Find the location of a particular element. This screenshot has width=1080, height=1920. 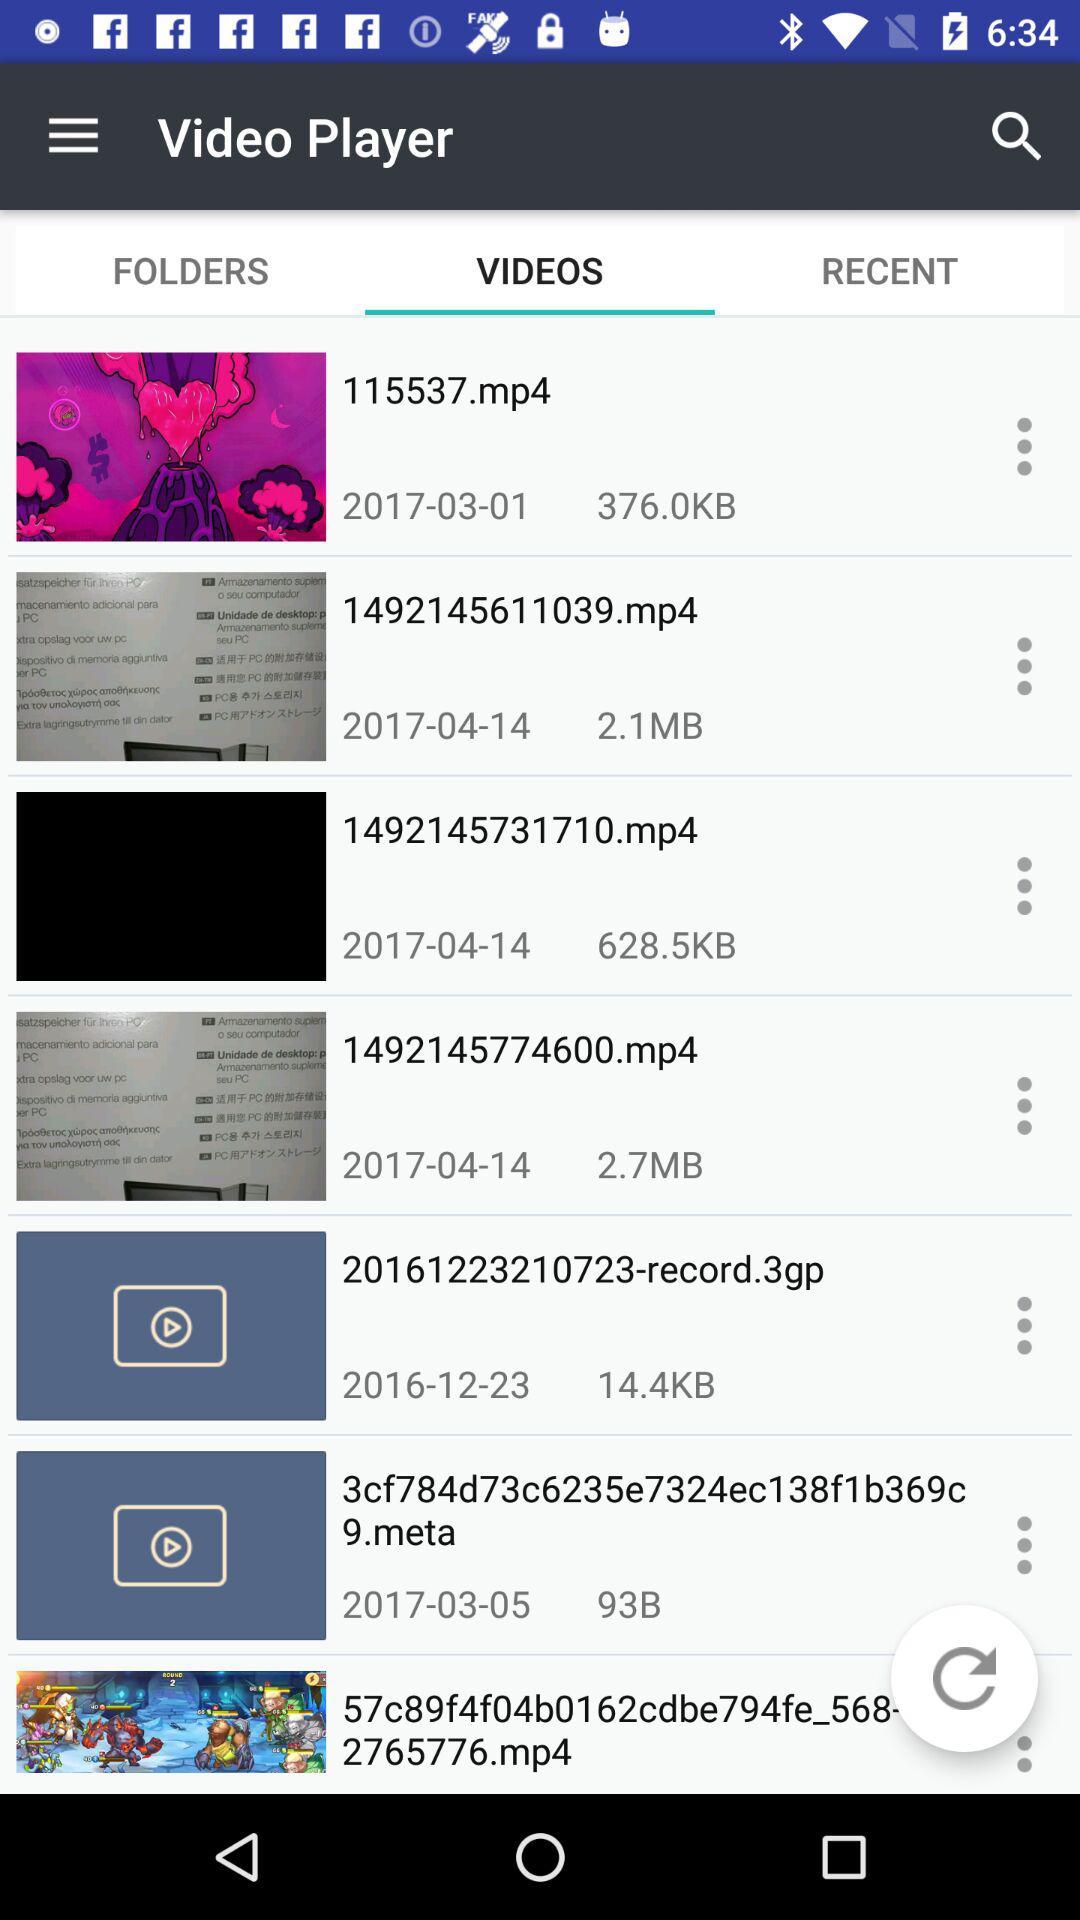

20161223210723-record.3gp icon is located at coordinates (655, 1290).